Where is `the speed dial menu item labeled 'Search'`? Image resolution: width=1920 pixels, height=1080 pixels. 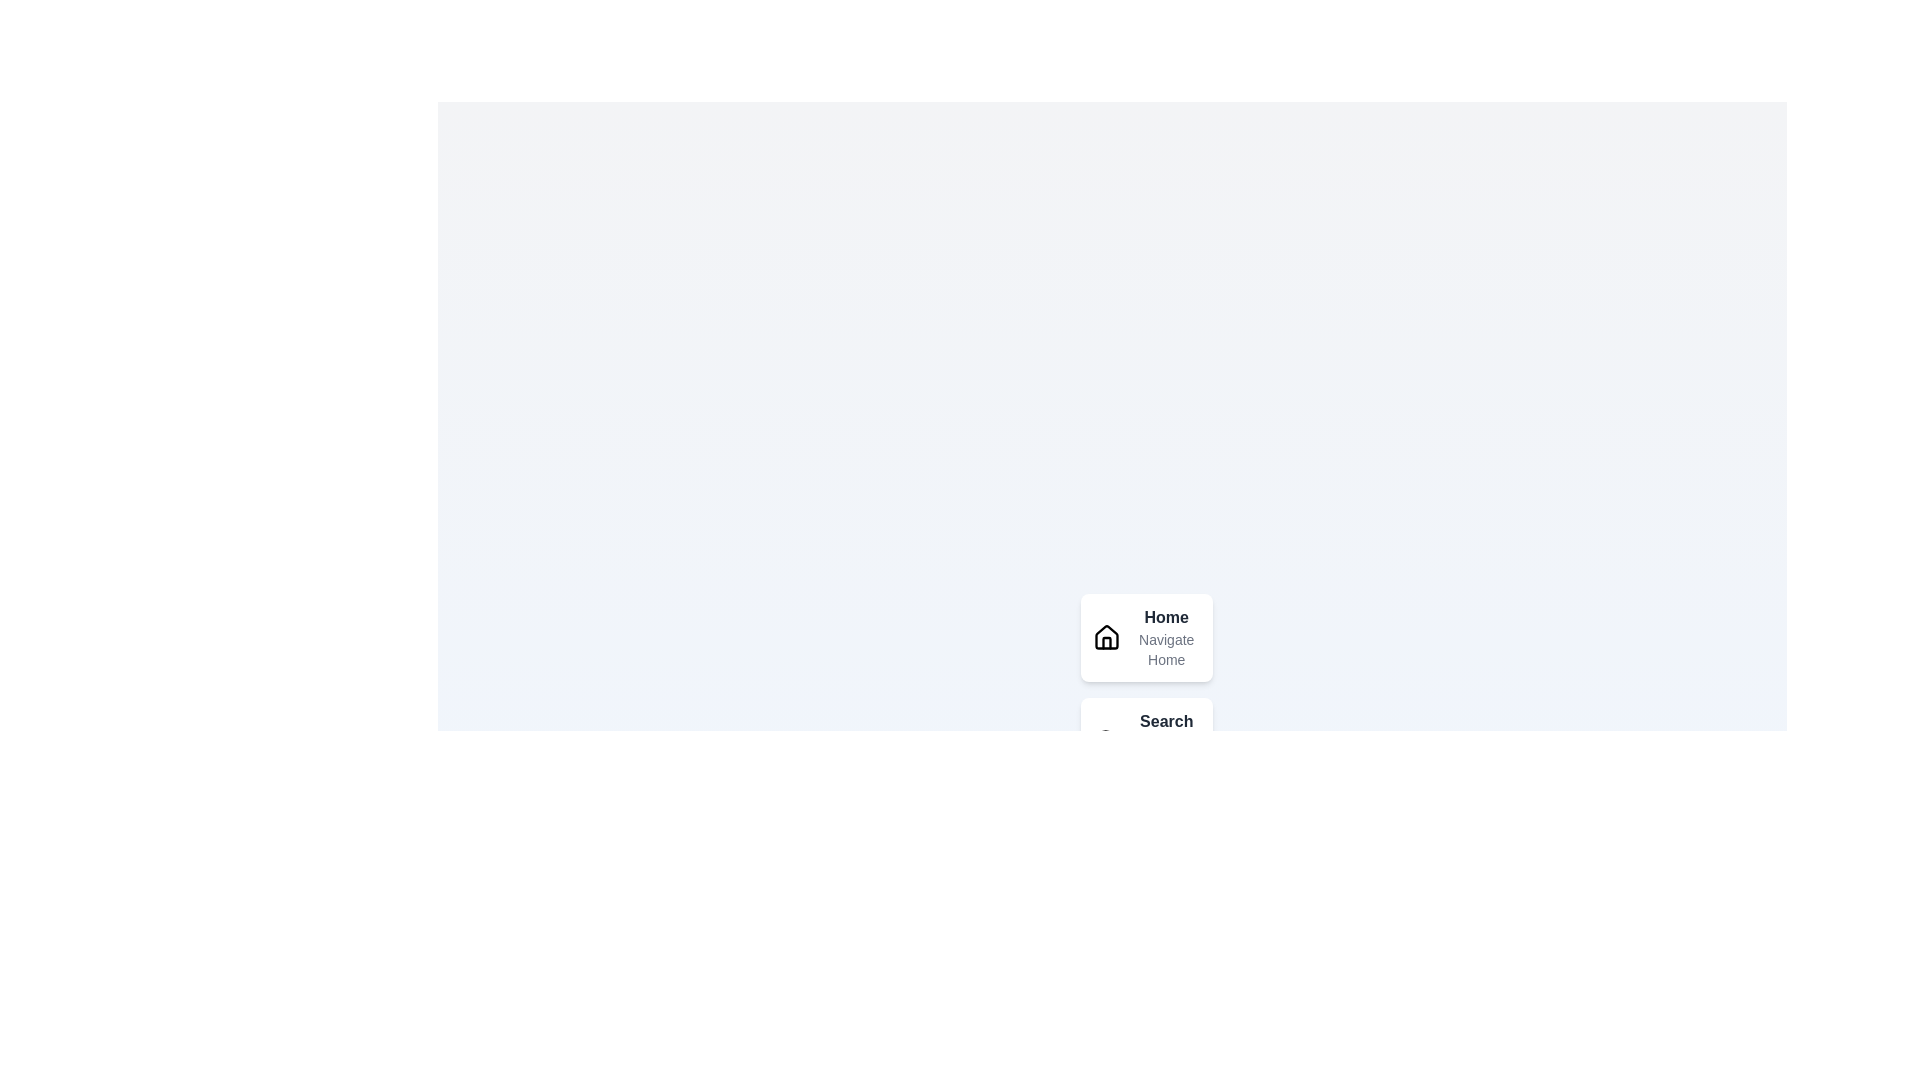
the speed dial menu item labeled 'Search' is located at coordinates (1105, 741).